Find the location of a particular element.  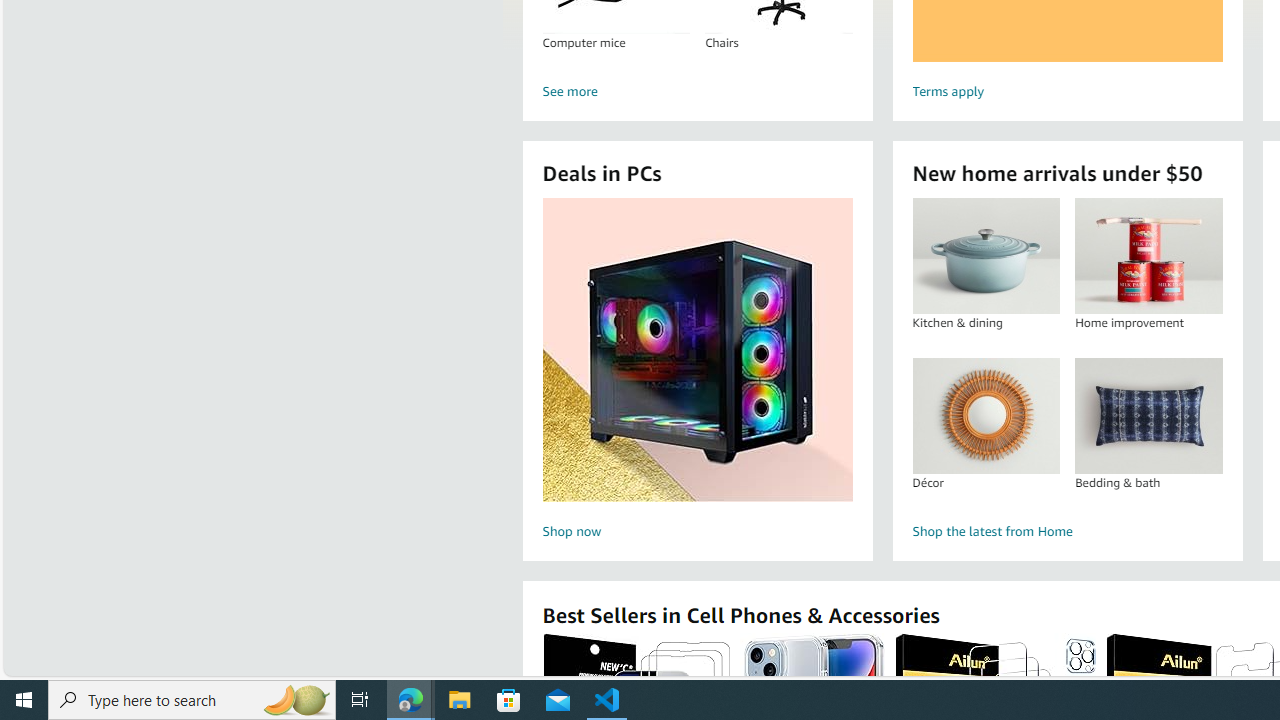

'Home improvement' is located at coordinates (1148, 255).